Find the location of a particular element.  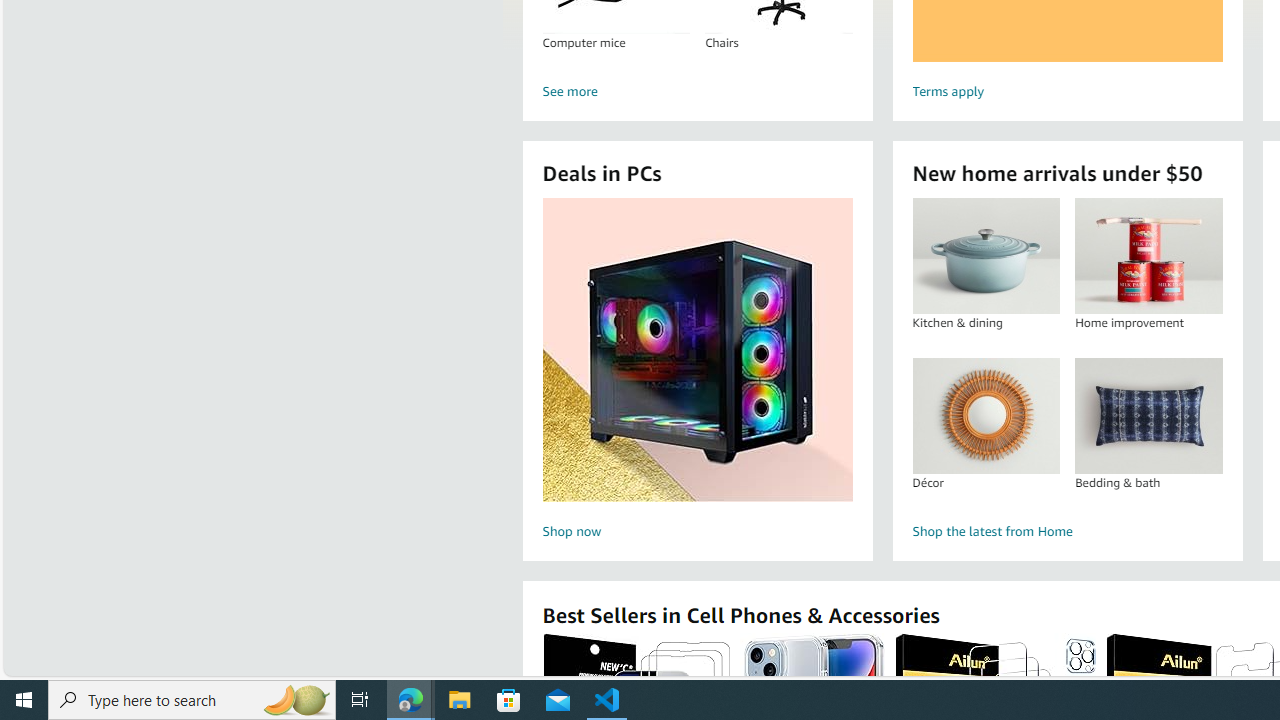

'Home improvement' is located at coordinates (1148, 255).